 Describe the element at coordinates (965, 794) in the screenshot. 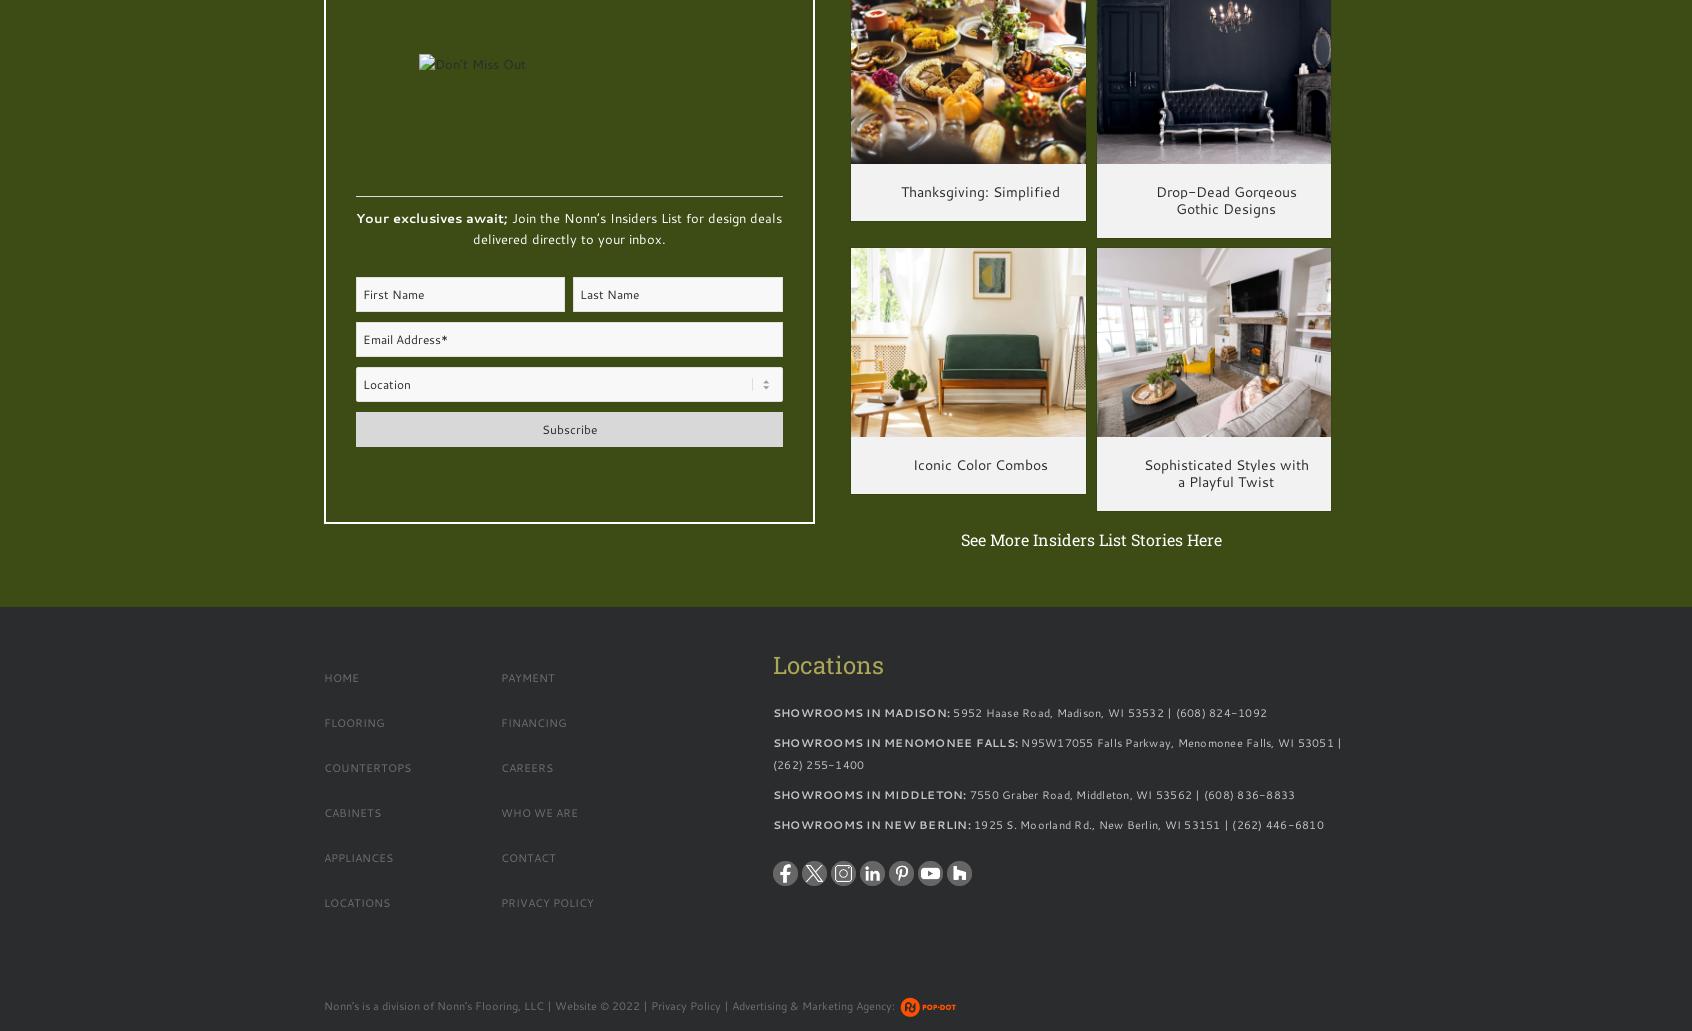

I see `'7550 Graber Road, Middleton, WI 53562   |   (608) 836-8833'` at that location.